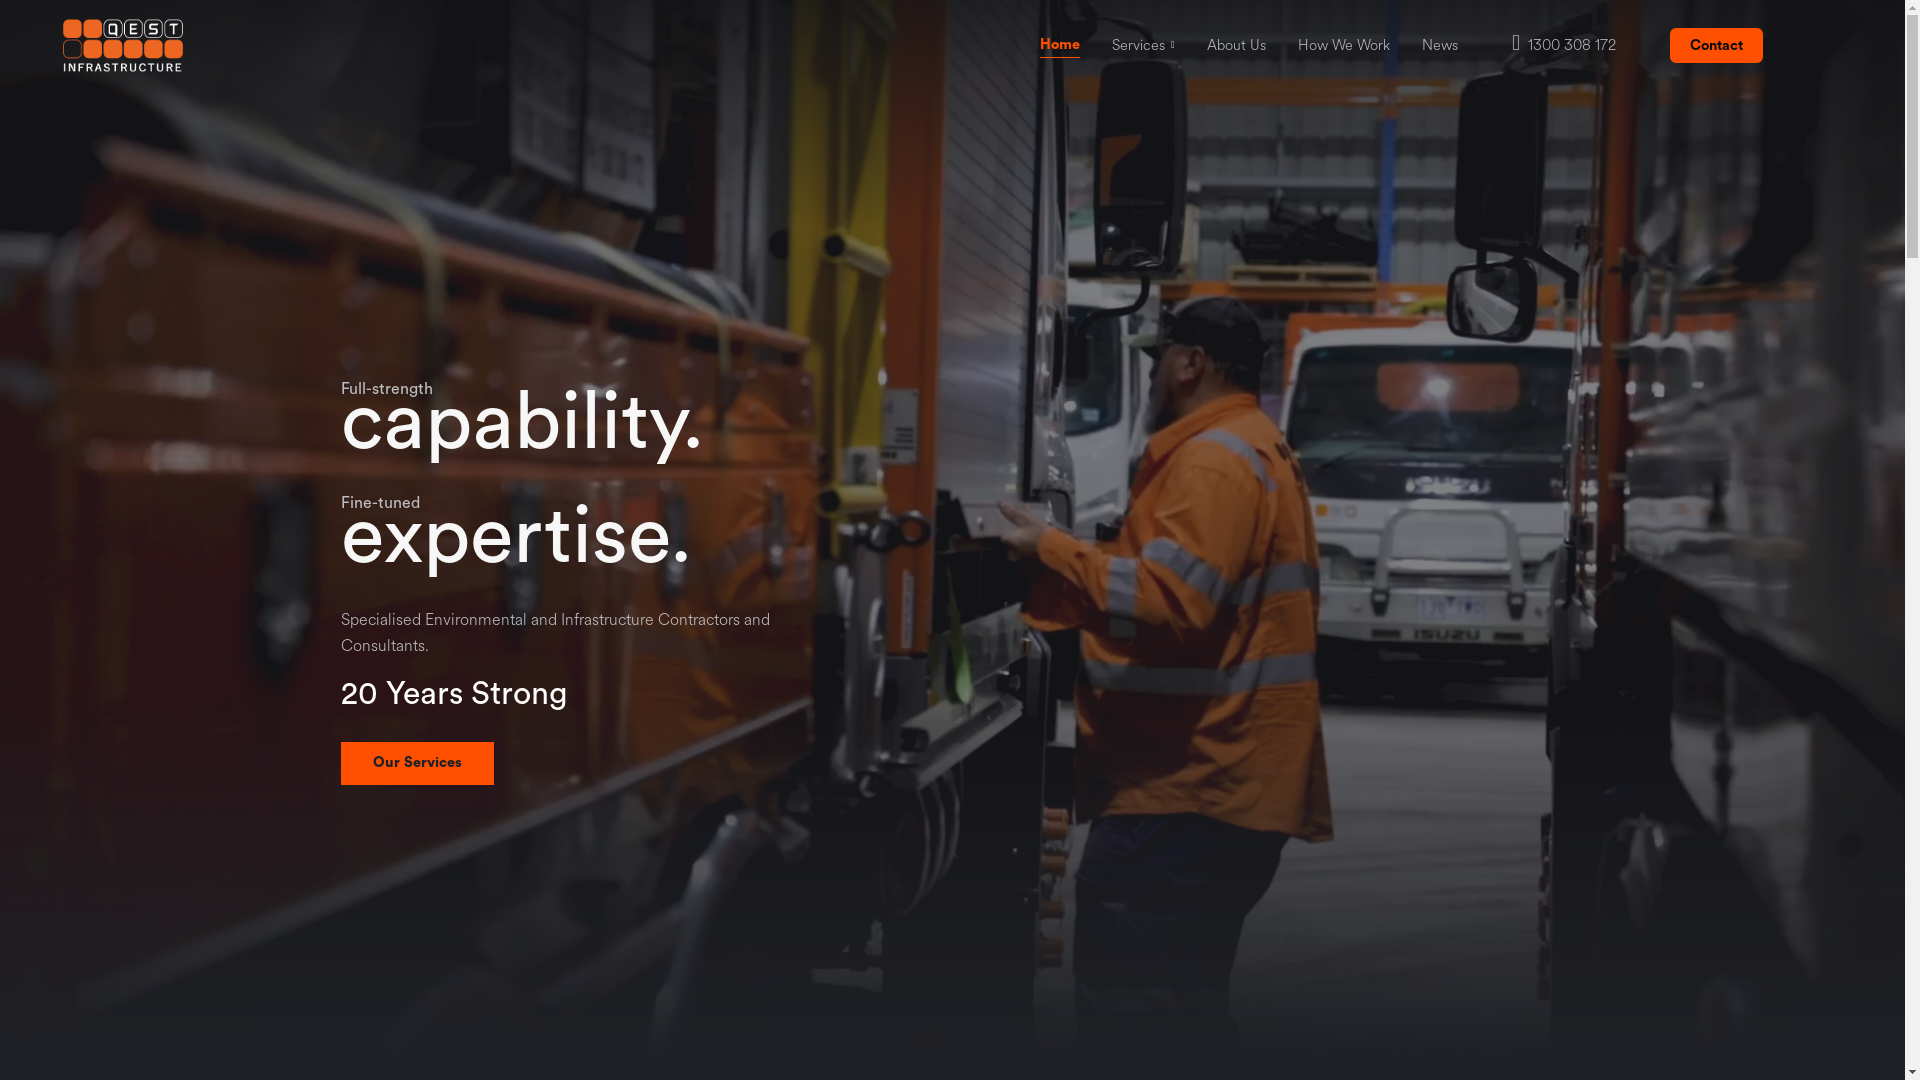  I want to click on 'Home', so click(1059, 45).